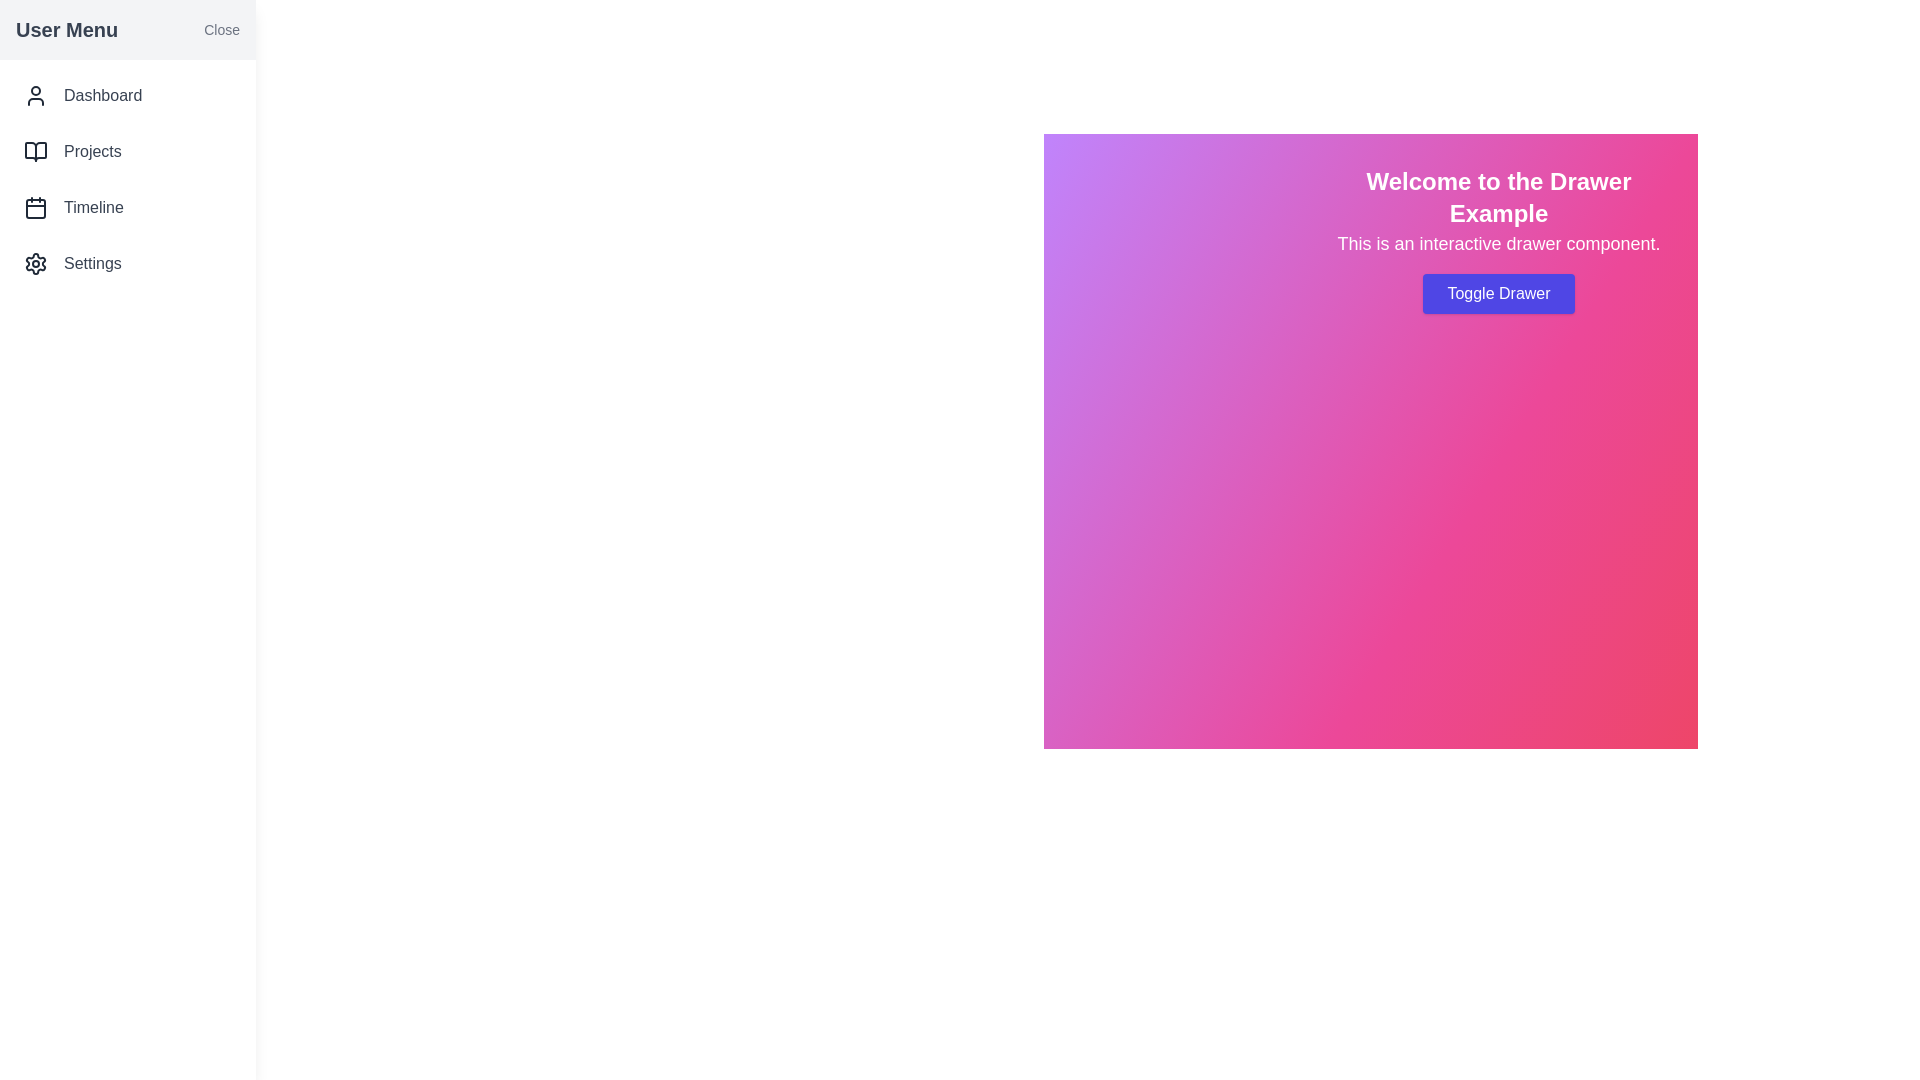 The height and width of the screenshot is (1080, 1920). What do you see at coordinates (127, 262) in the screenshot?
I see `the menu item Settings in the drawer` at bounding box center [127, 262].